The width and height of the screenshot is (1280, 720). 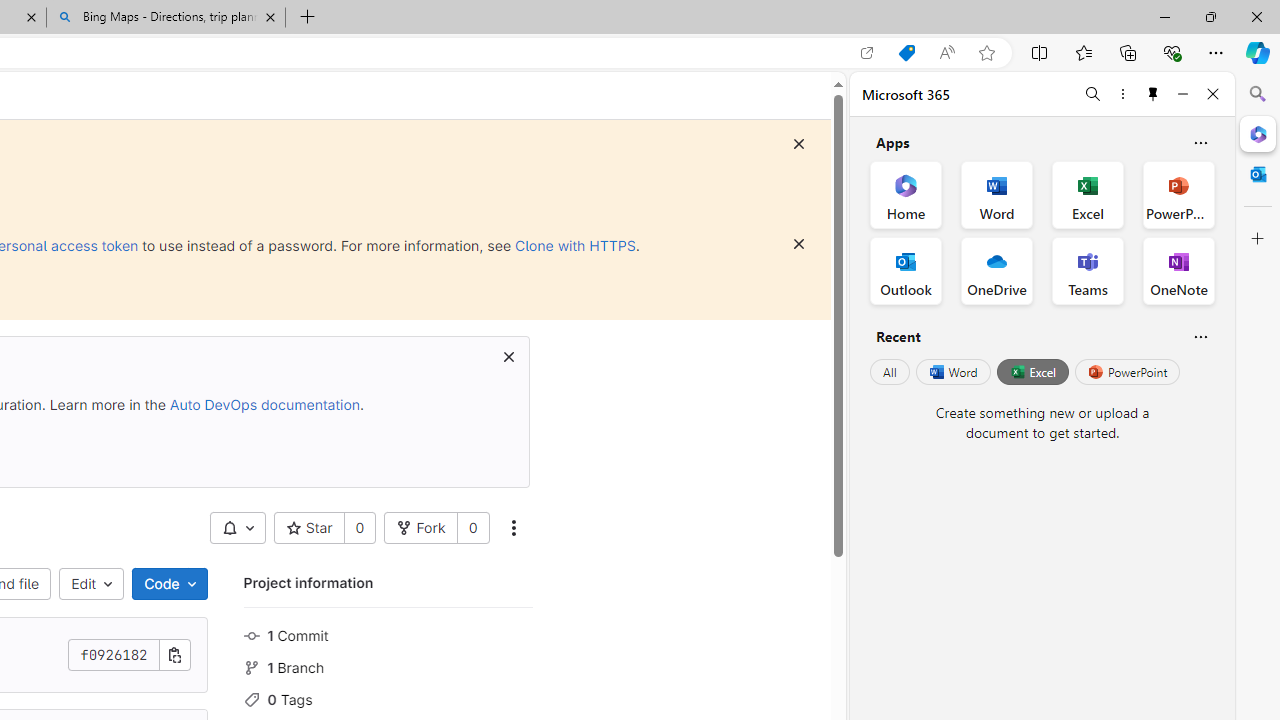 I want to click on 'Class: s16 icon gl-mr-3 gl-text-gray-500', so click(x=250, y=698).